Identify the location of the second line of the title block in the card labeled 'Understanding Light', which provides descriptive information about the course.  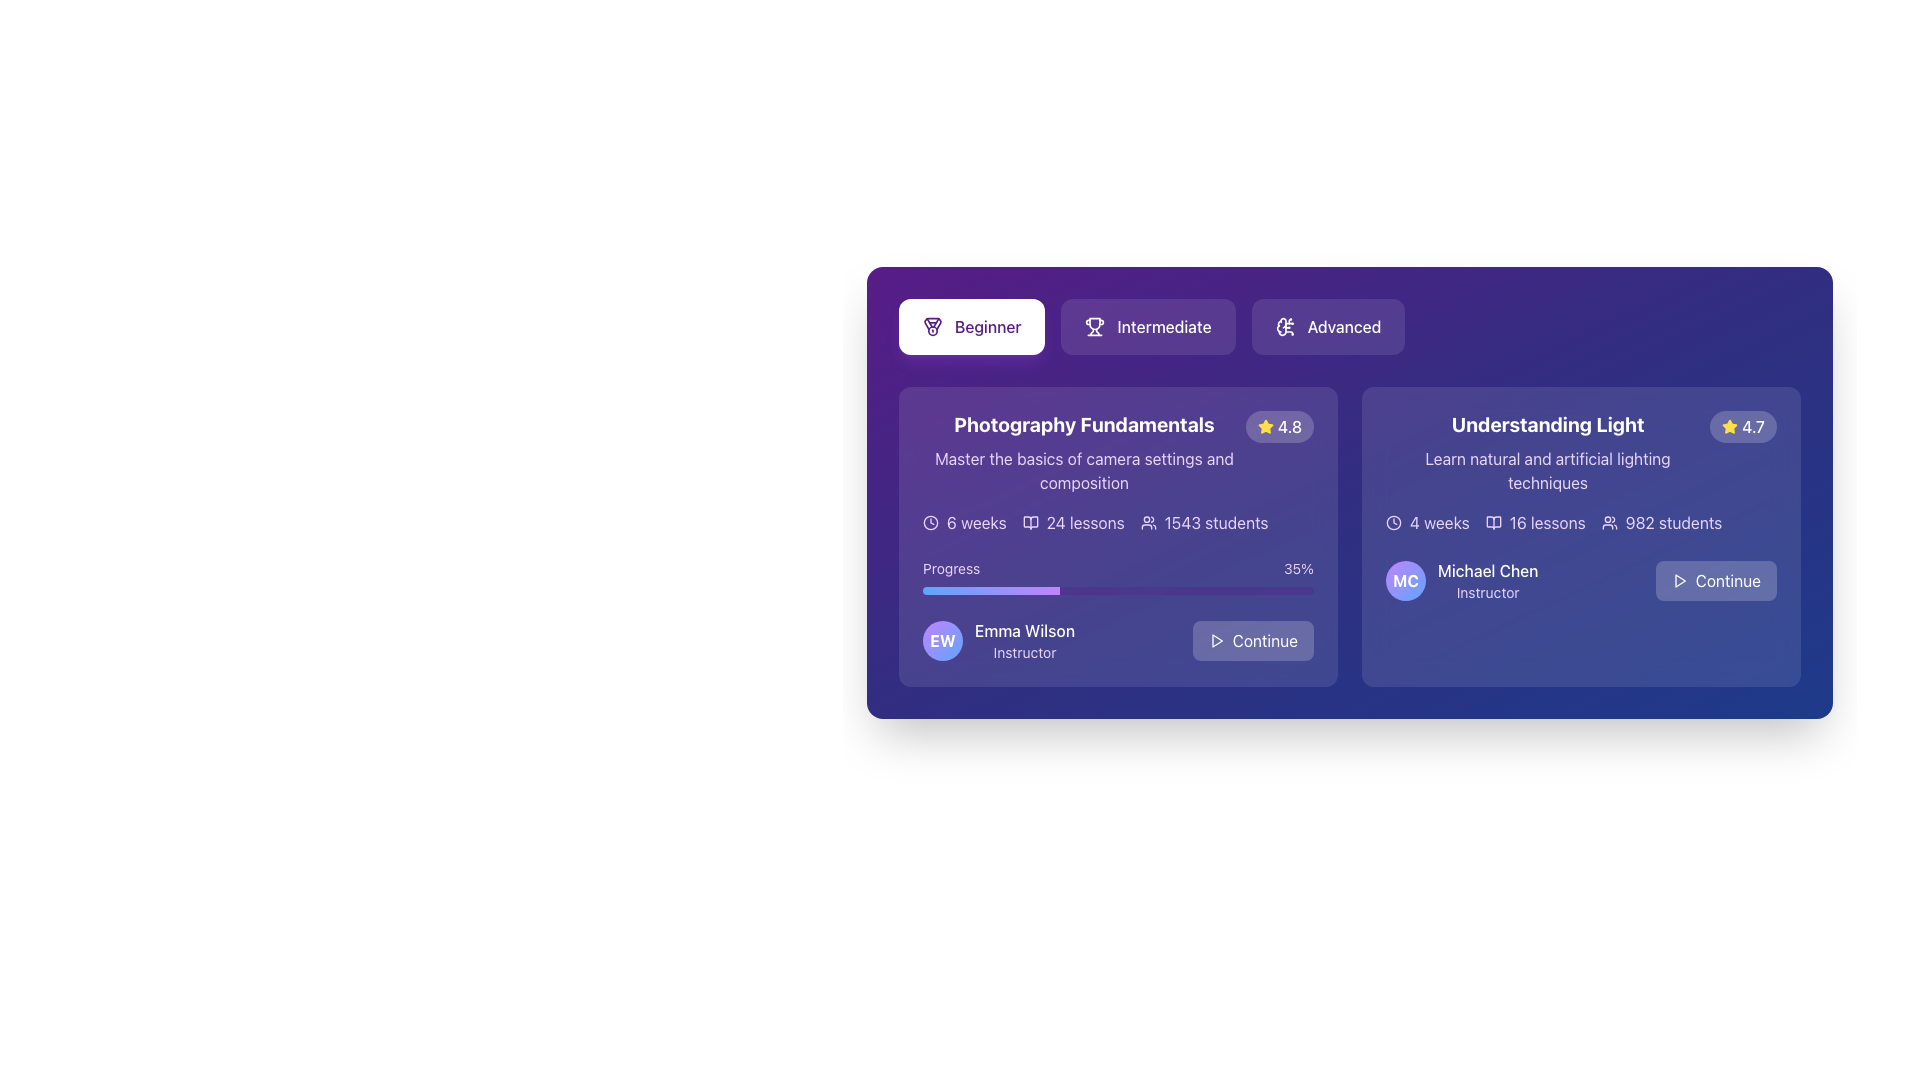
(1547, 470).